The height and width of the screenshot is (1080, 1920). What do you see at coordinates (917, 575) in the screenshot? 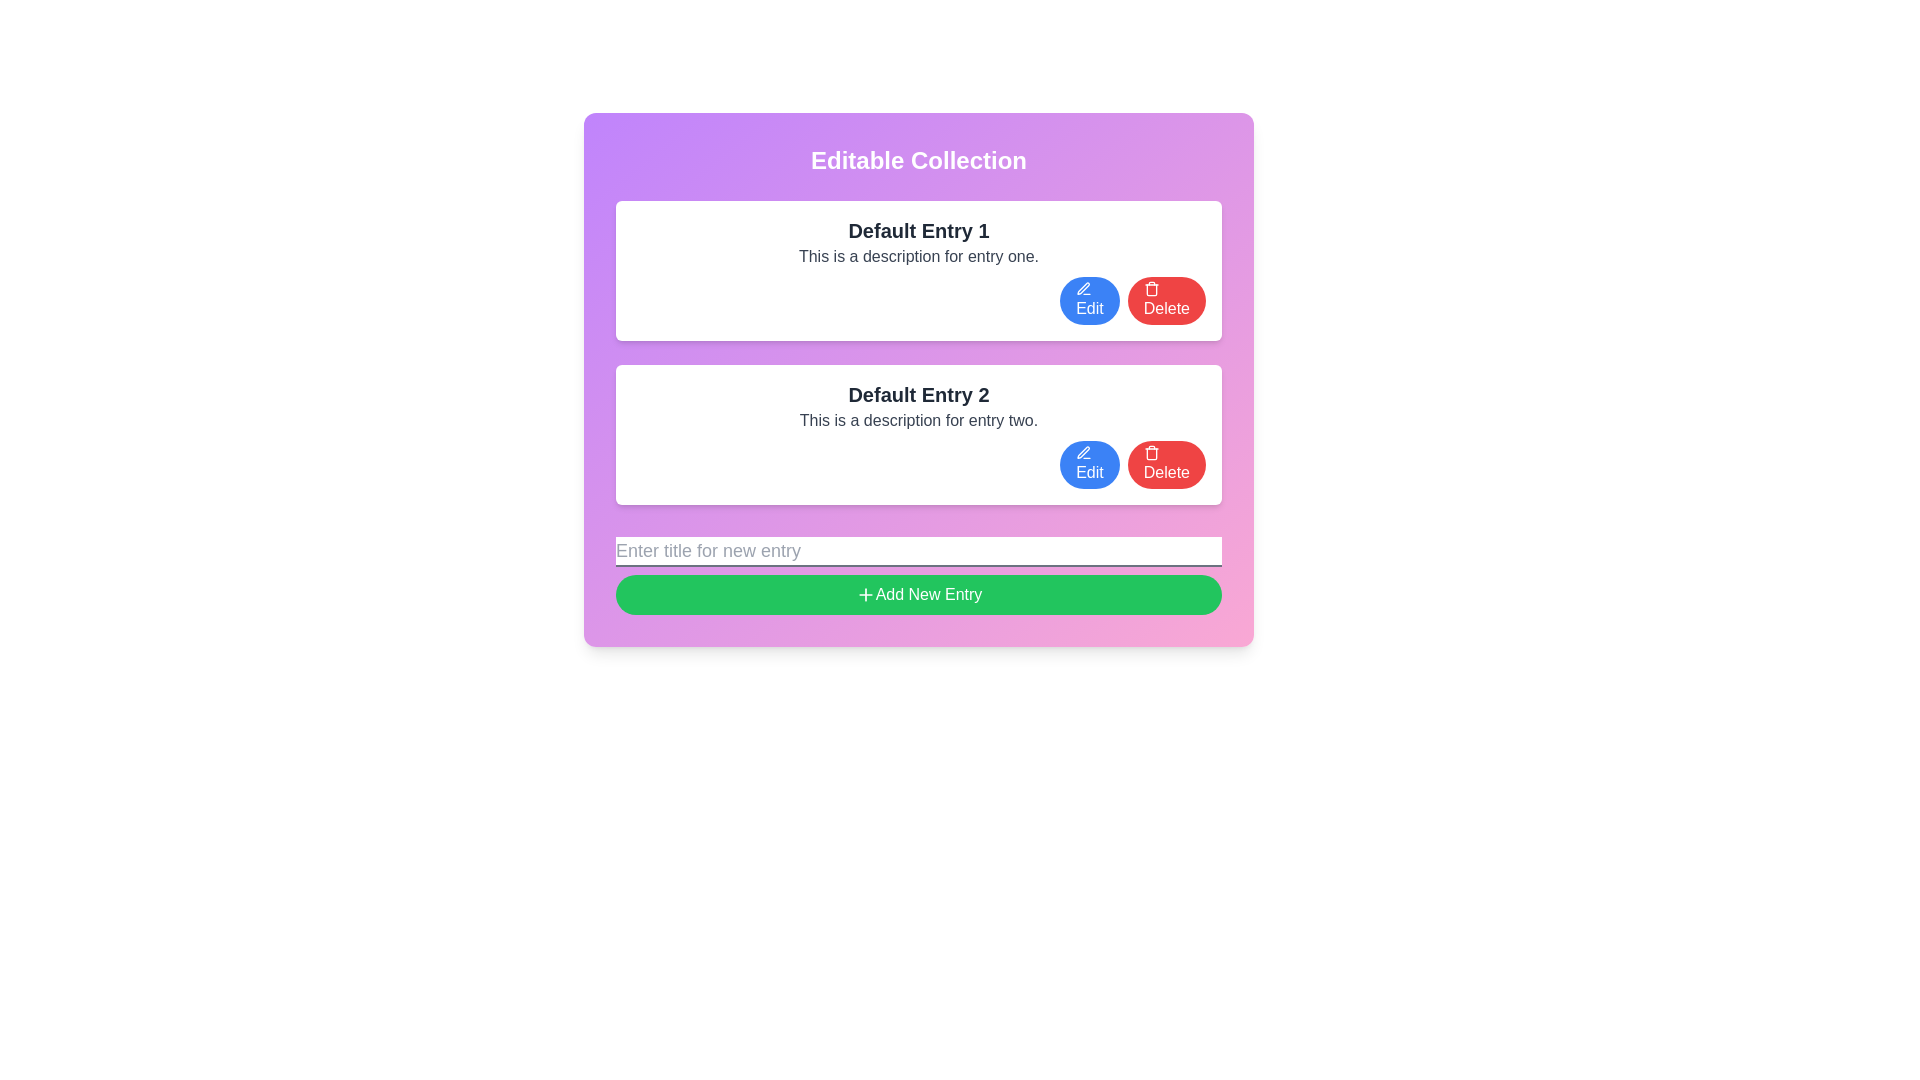
I see `the button for adding a user-defined entry to the list` at bounding box center [917, 575].